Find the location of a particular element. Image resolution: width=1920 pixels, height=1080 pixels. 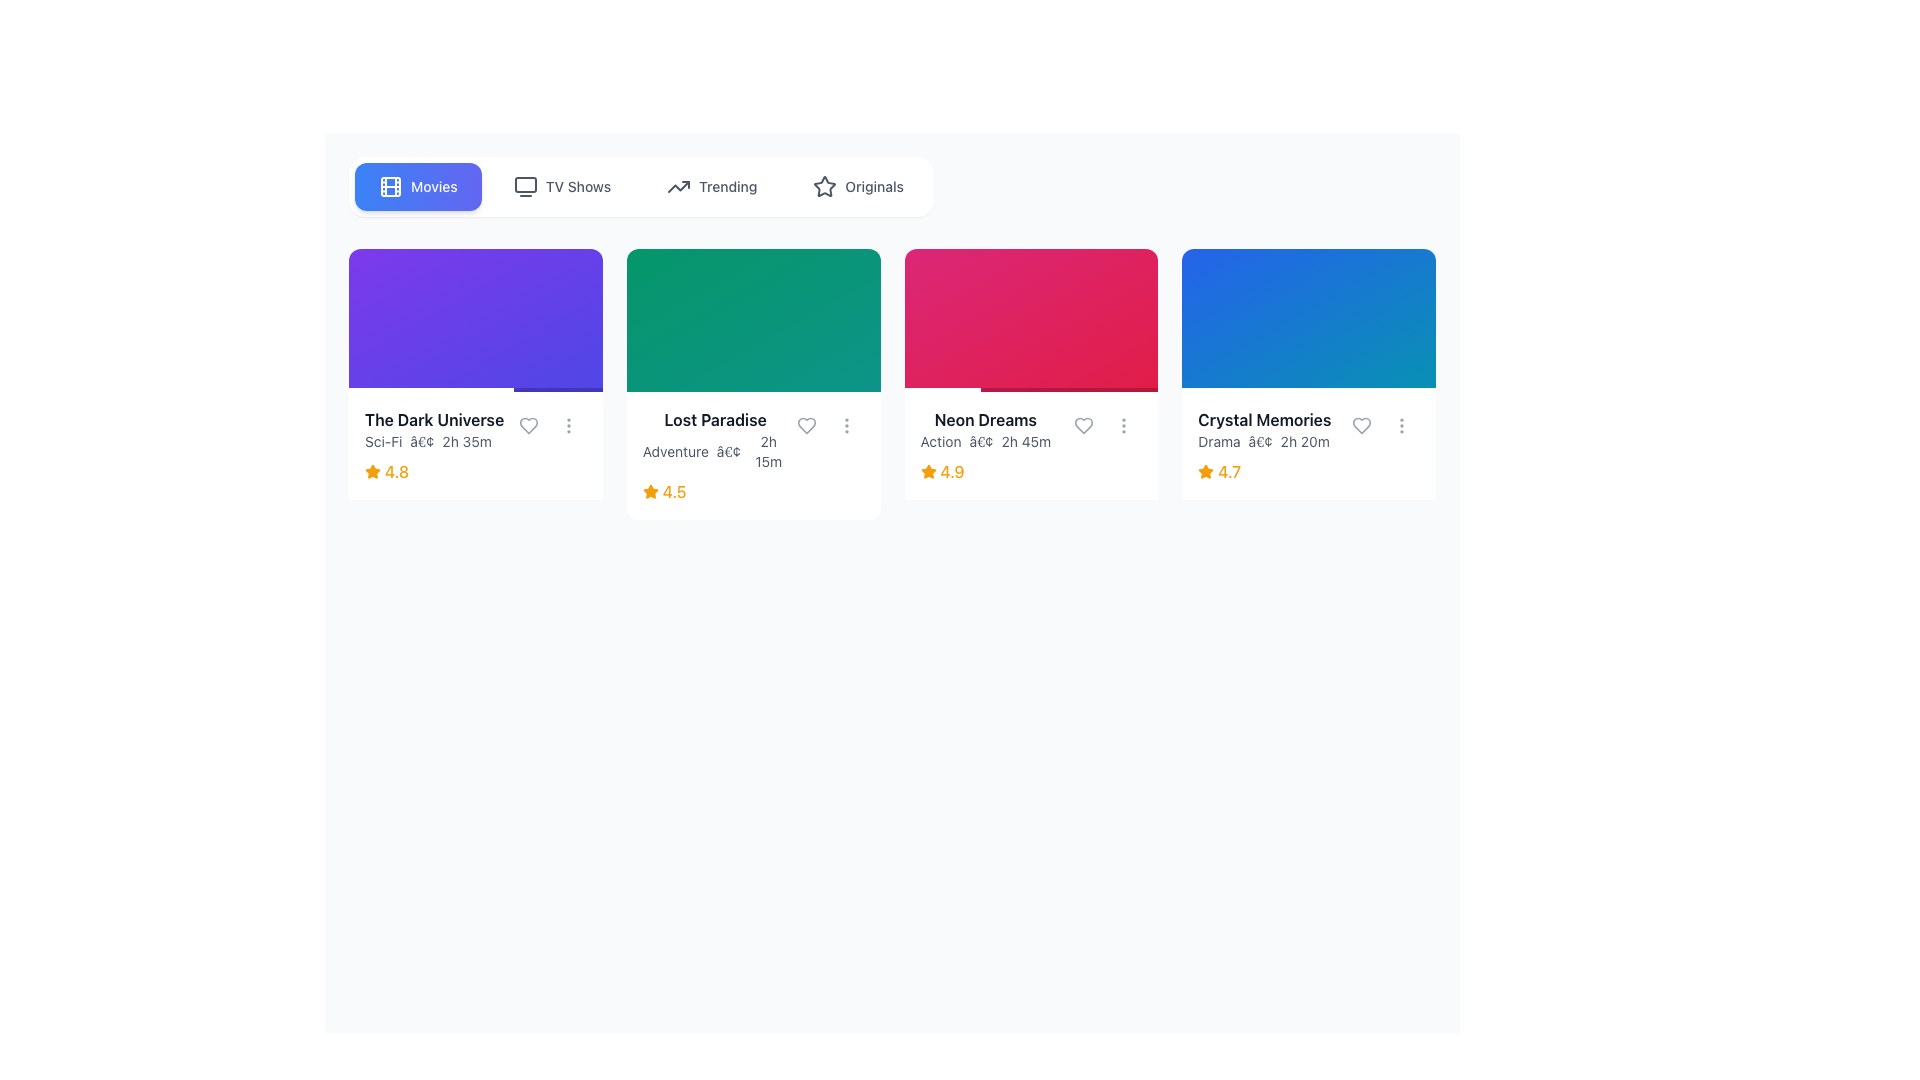

the text block displaying the title 'The Dark Universe' along with the subtitle 'Sci-Fi' and duration '2h 35m', located within the first movie card on the left is located at coordinates (433, 428).